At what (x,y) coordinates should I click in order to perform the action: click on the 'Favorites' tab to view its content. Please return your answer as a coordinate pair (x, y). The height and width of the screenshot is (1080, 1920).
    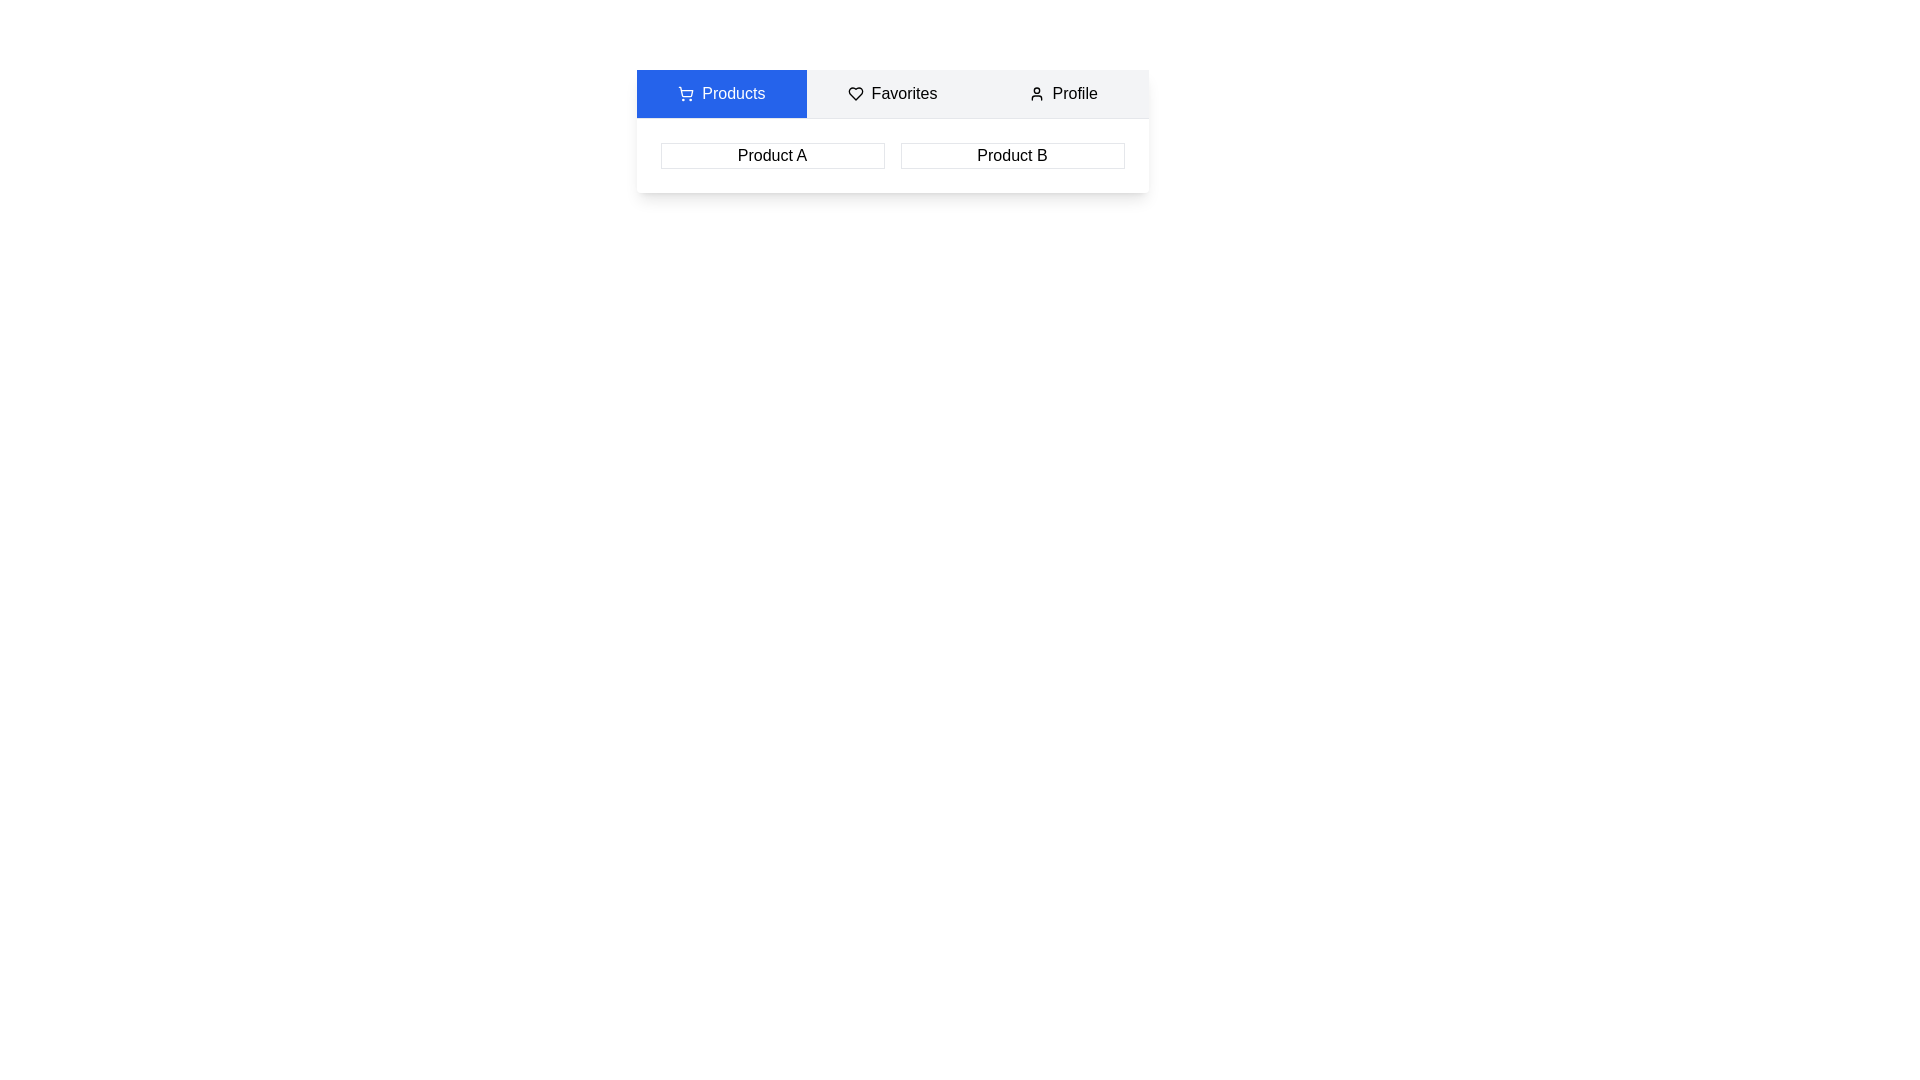
    Looking at the image, I should click on (891, 93).